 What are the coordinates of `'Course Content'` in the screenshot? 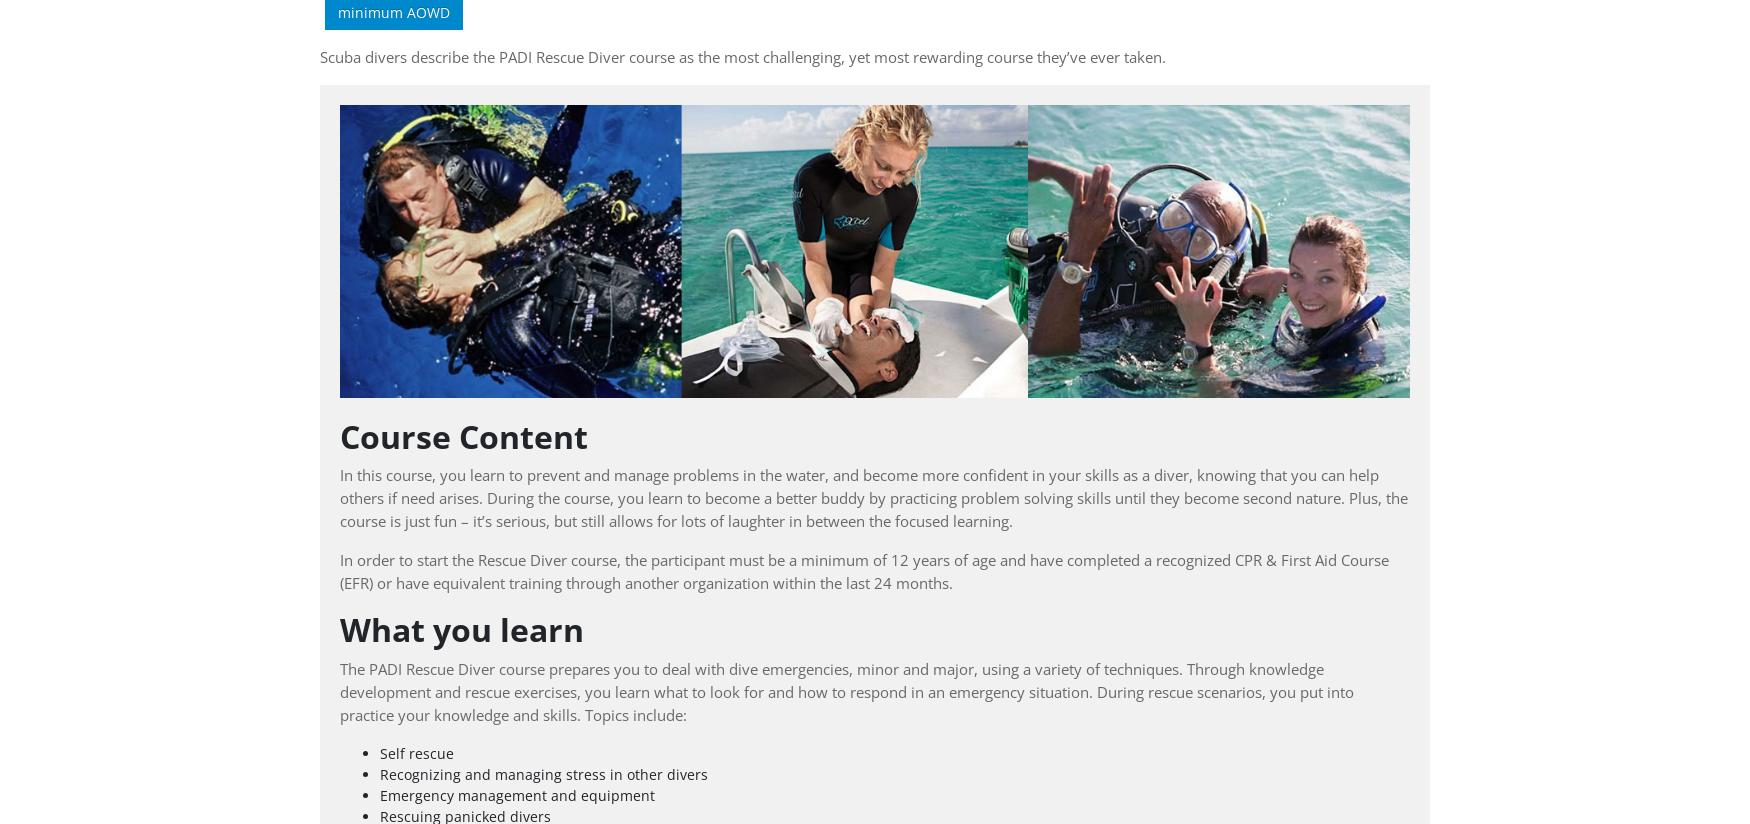 It's located at (463, 434).